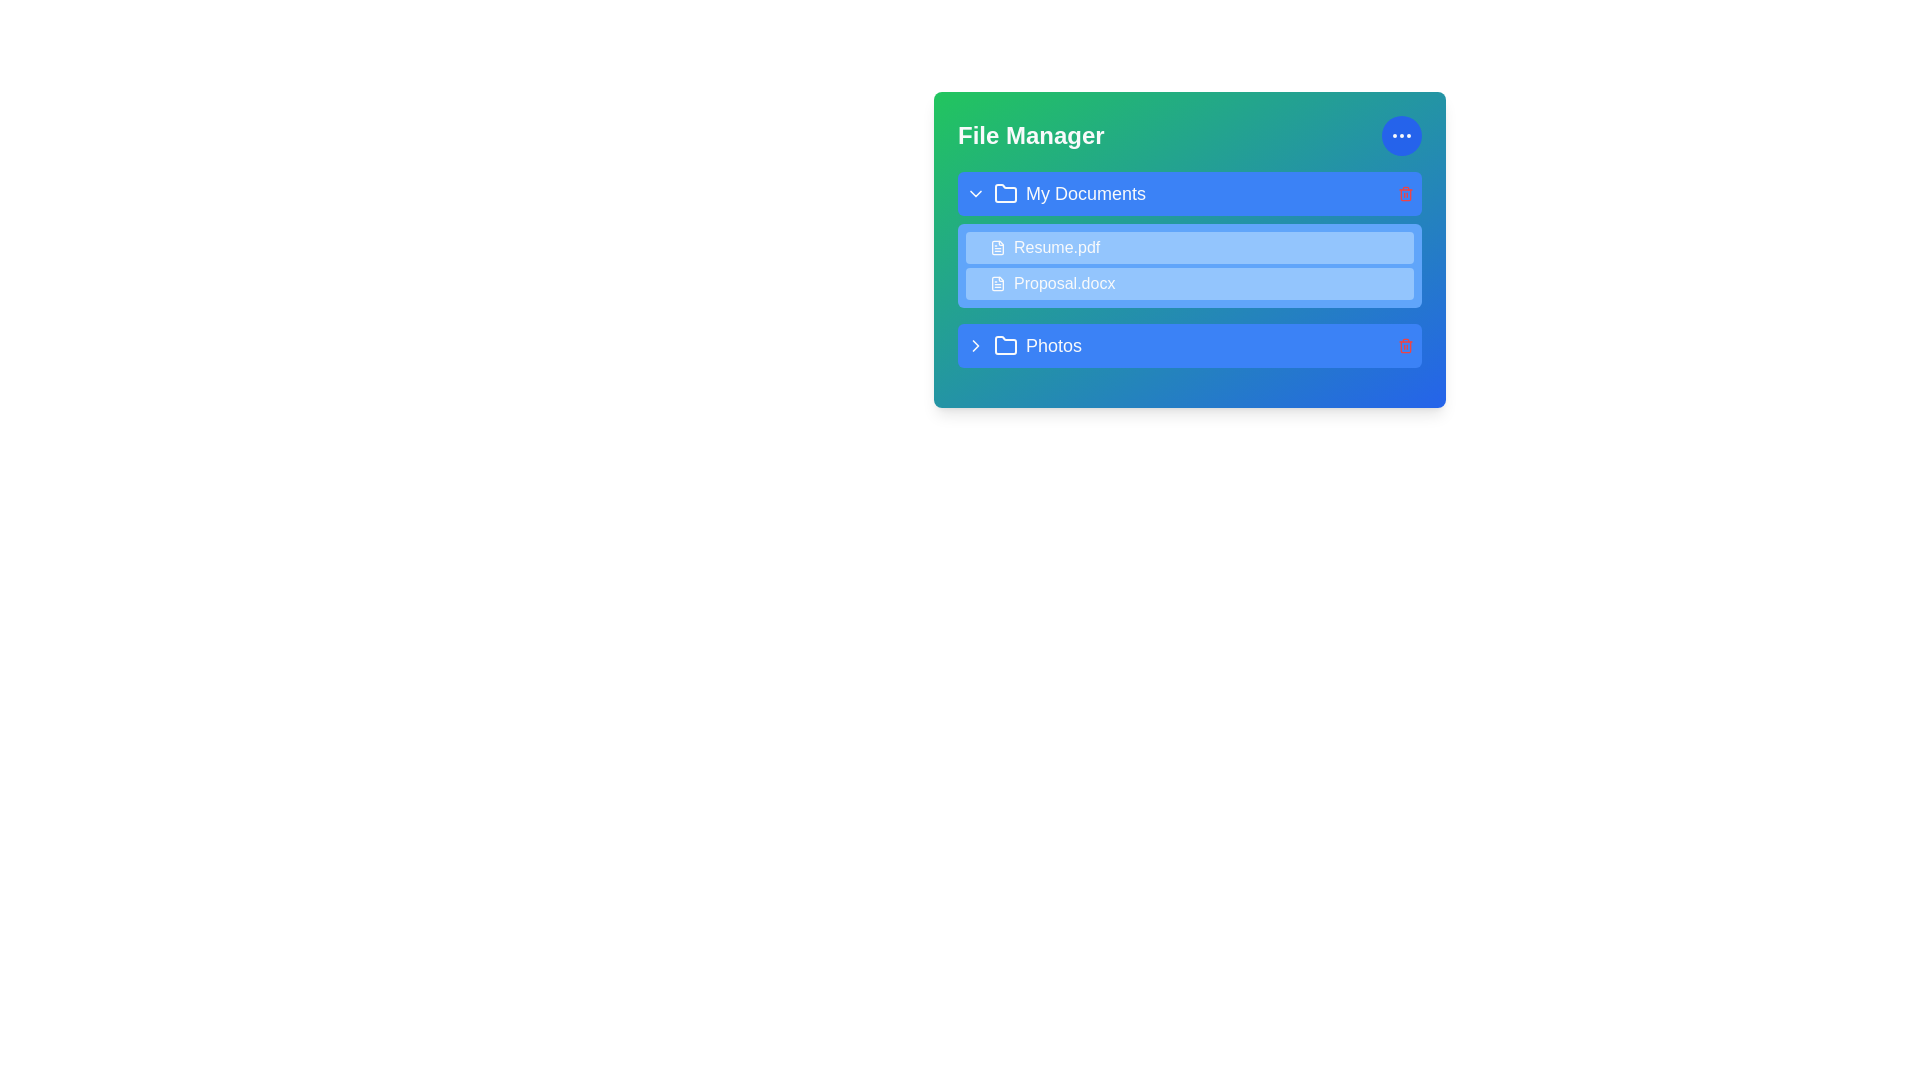  I want to click on on the 'Resume.pdf' file entry card located under the 'My Documents' section in the file manager interface, so click(1190, 249).